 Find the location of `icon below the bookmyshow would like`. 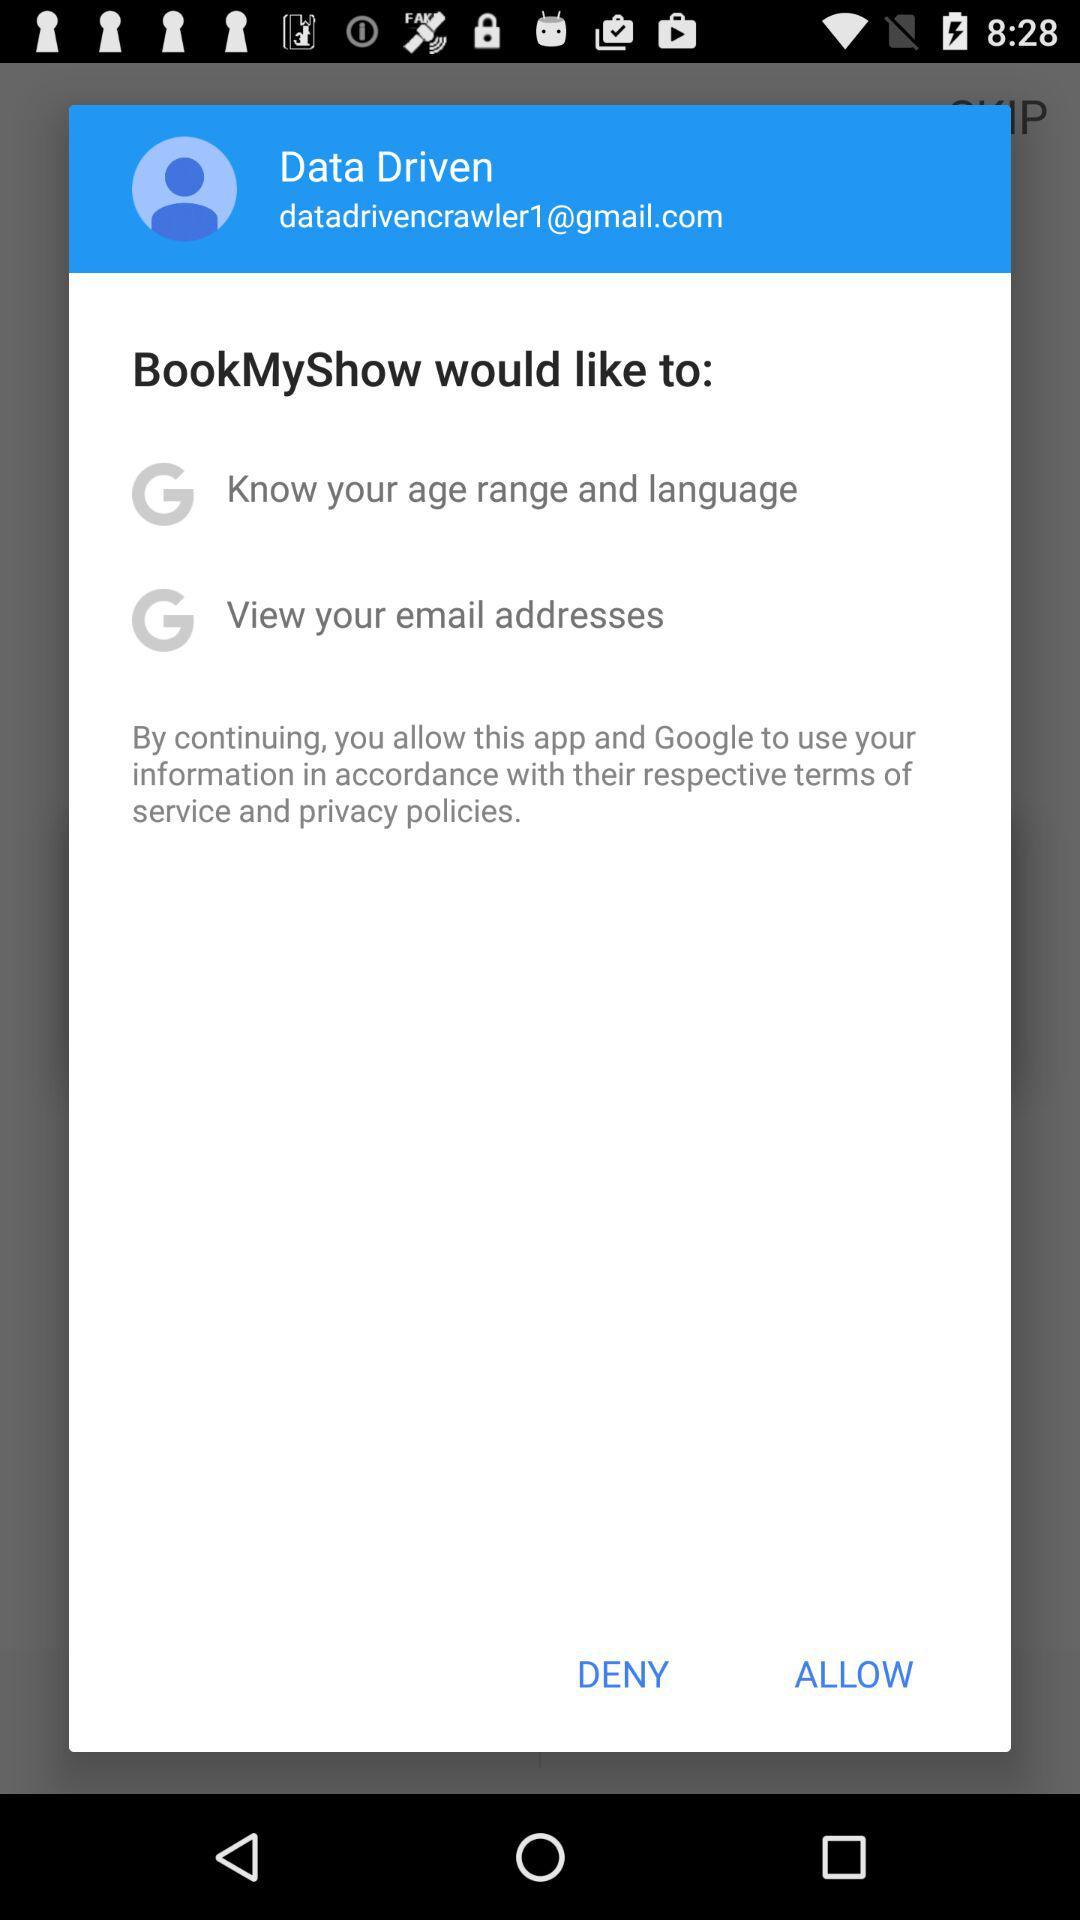

icon below the bookmyshow would like is located at coordinates (511, 487).